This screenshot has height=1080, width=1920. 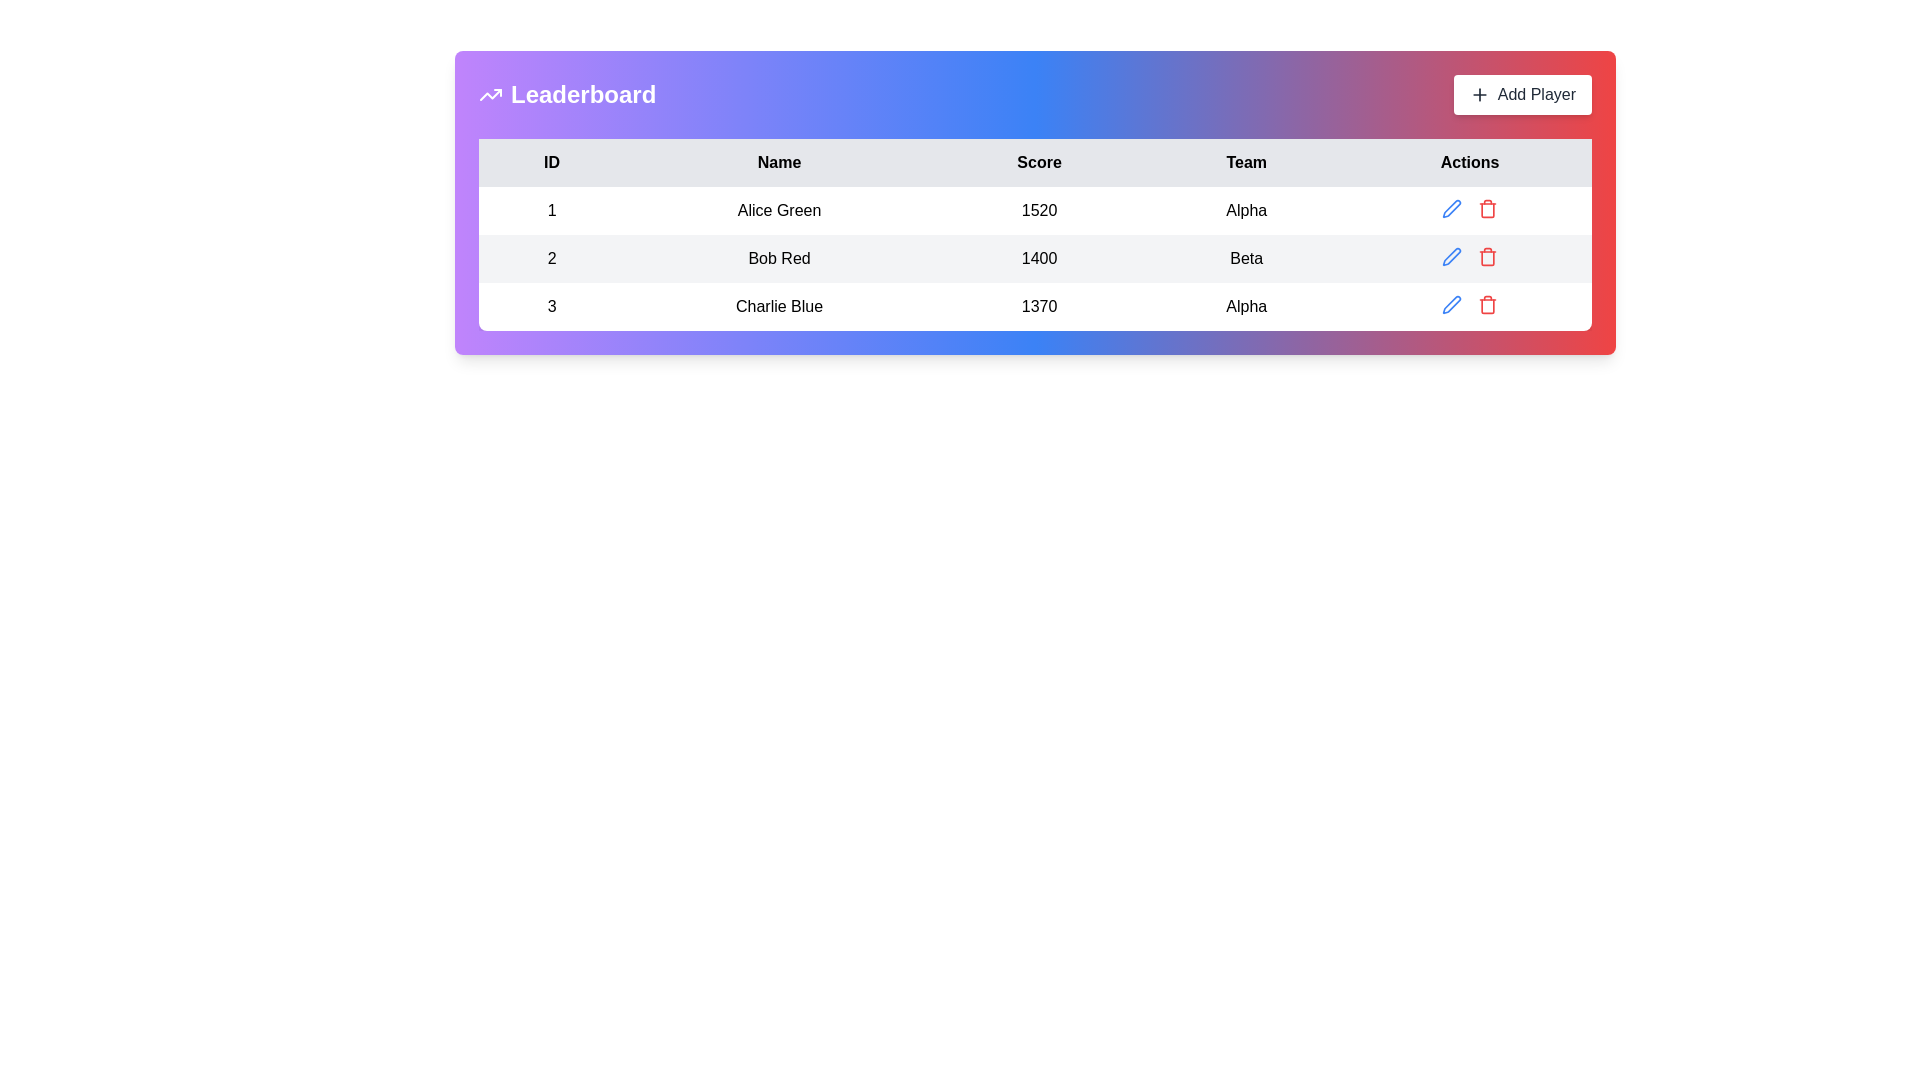 What do you see at coordinates (552, 211) in the screenshot?
I see `the table cell displaying the number '1', which is located in the first row under the 'ID' header and to the left of the cell containing 'Alice Green'` at bounding box center [552, 211].